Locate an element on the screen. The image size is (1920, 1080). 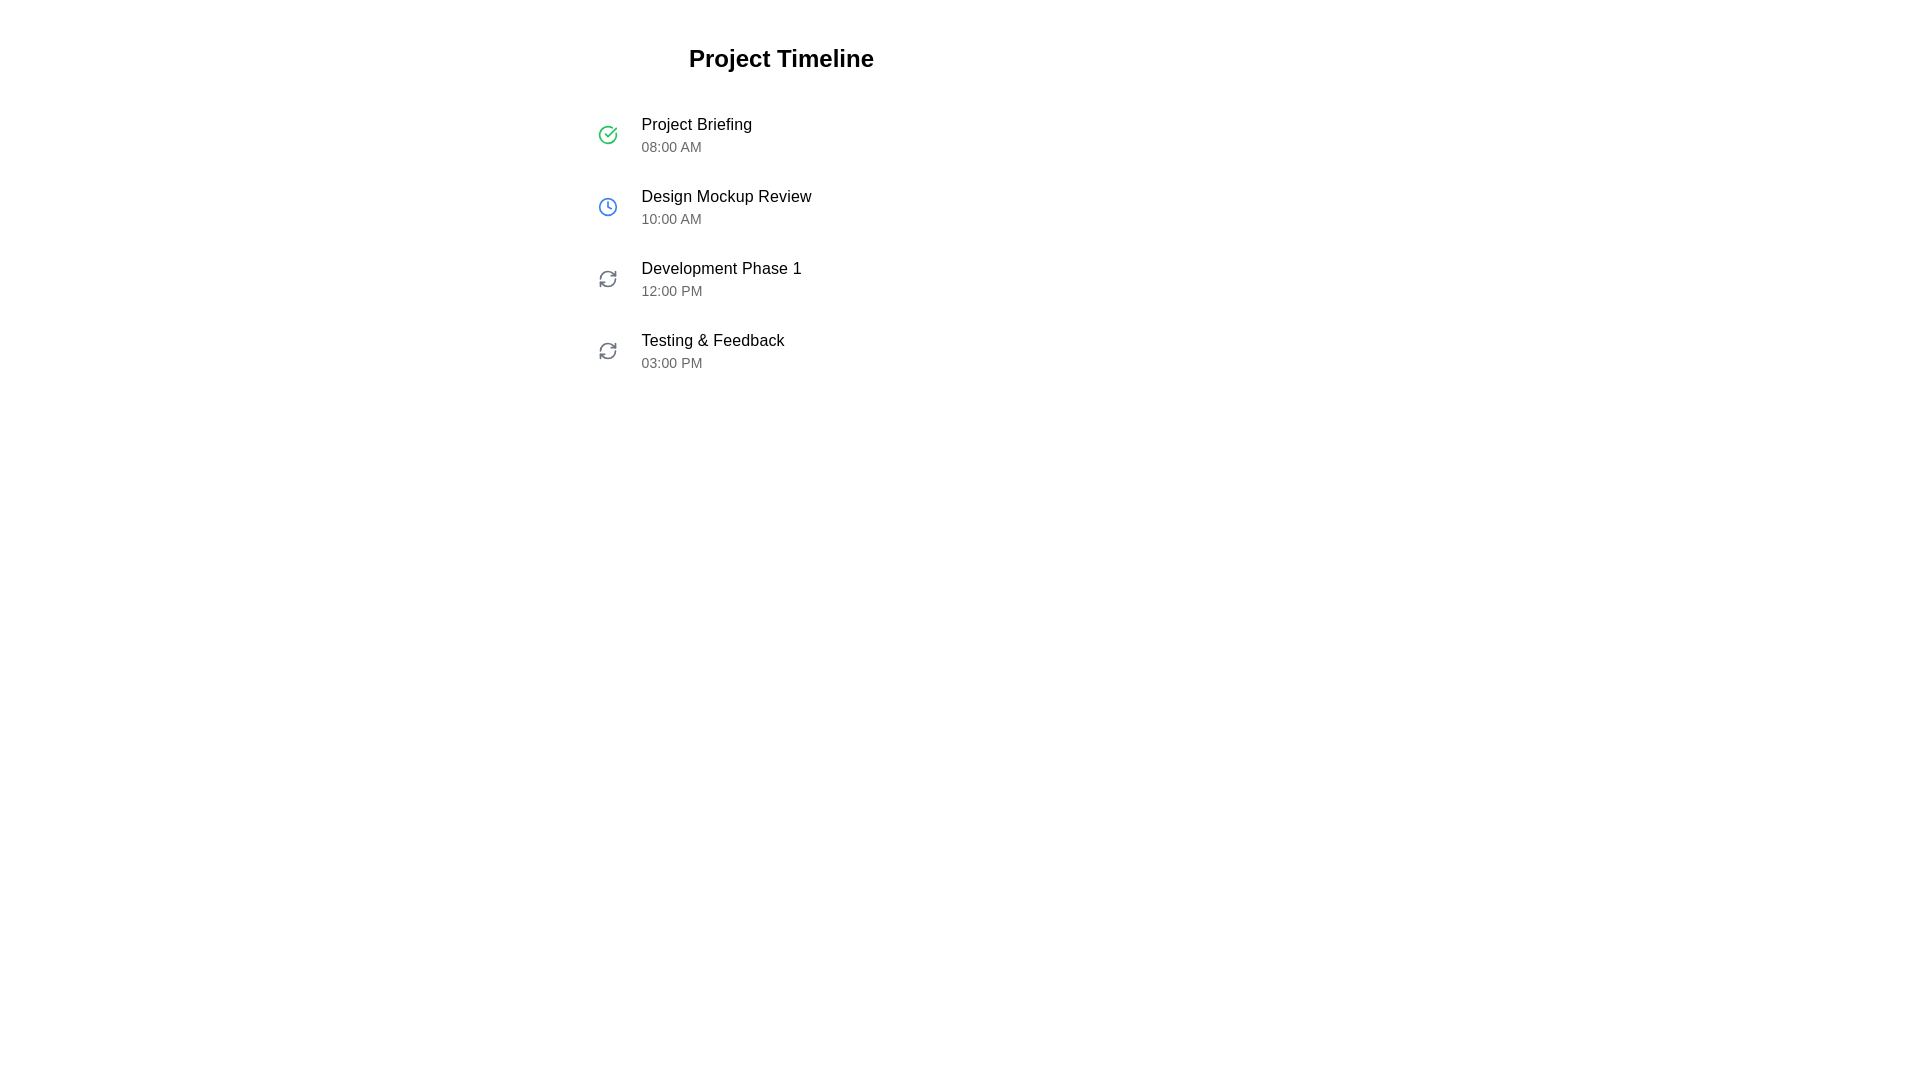
the circular refresh icon, which is a minimalist design with a gray color scheme located under the 'Development Phase 1' entry at 12:00 PM in the timeline is located at coordinates (606, 350).